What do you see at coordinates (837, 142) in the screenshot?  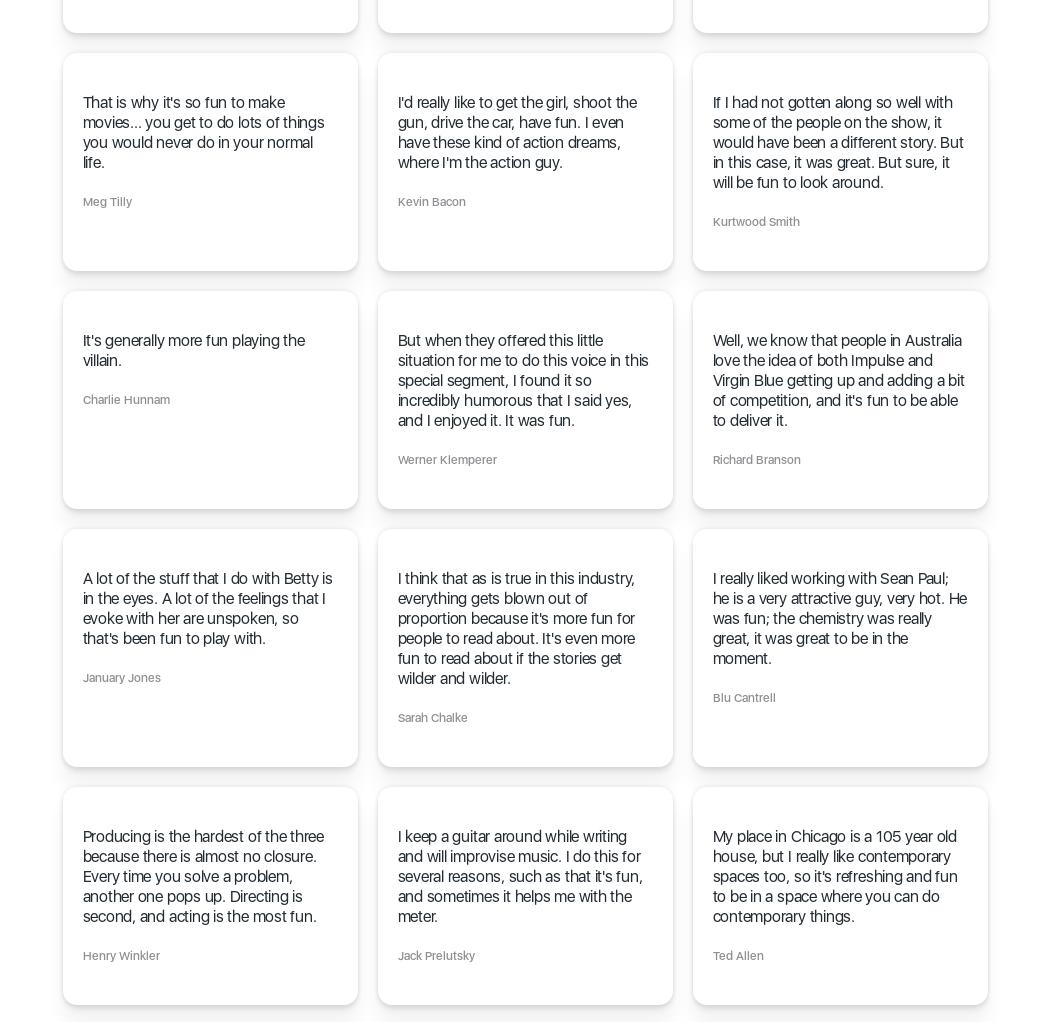 I see `'If I had not gotten along so well with some of the people on the show, it would have been a different story. But in this case, it was great. But sure, it will be fun to look around.'` at bounding box center [837, 142].